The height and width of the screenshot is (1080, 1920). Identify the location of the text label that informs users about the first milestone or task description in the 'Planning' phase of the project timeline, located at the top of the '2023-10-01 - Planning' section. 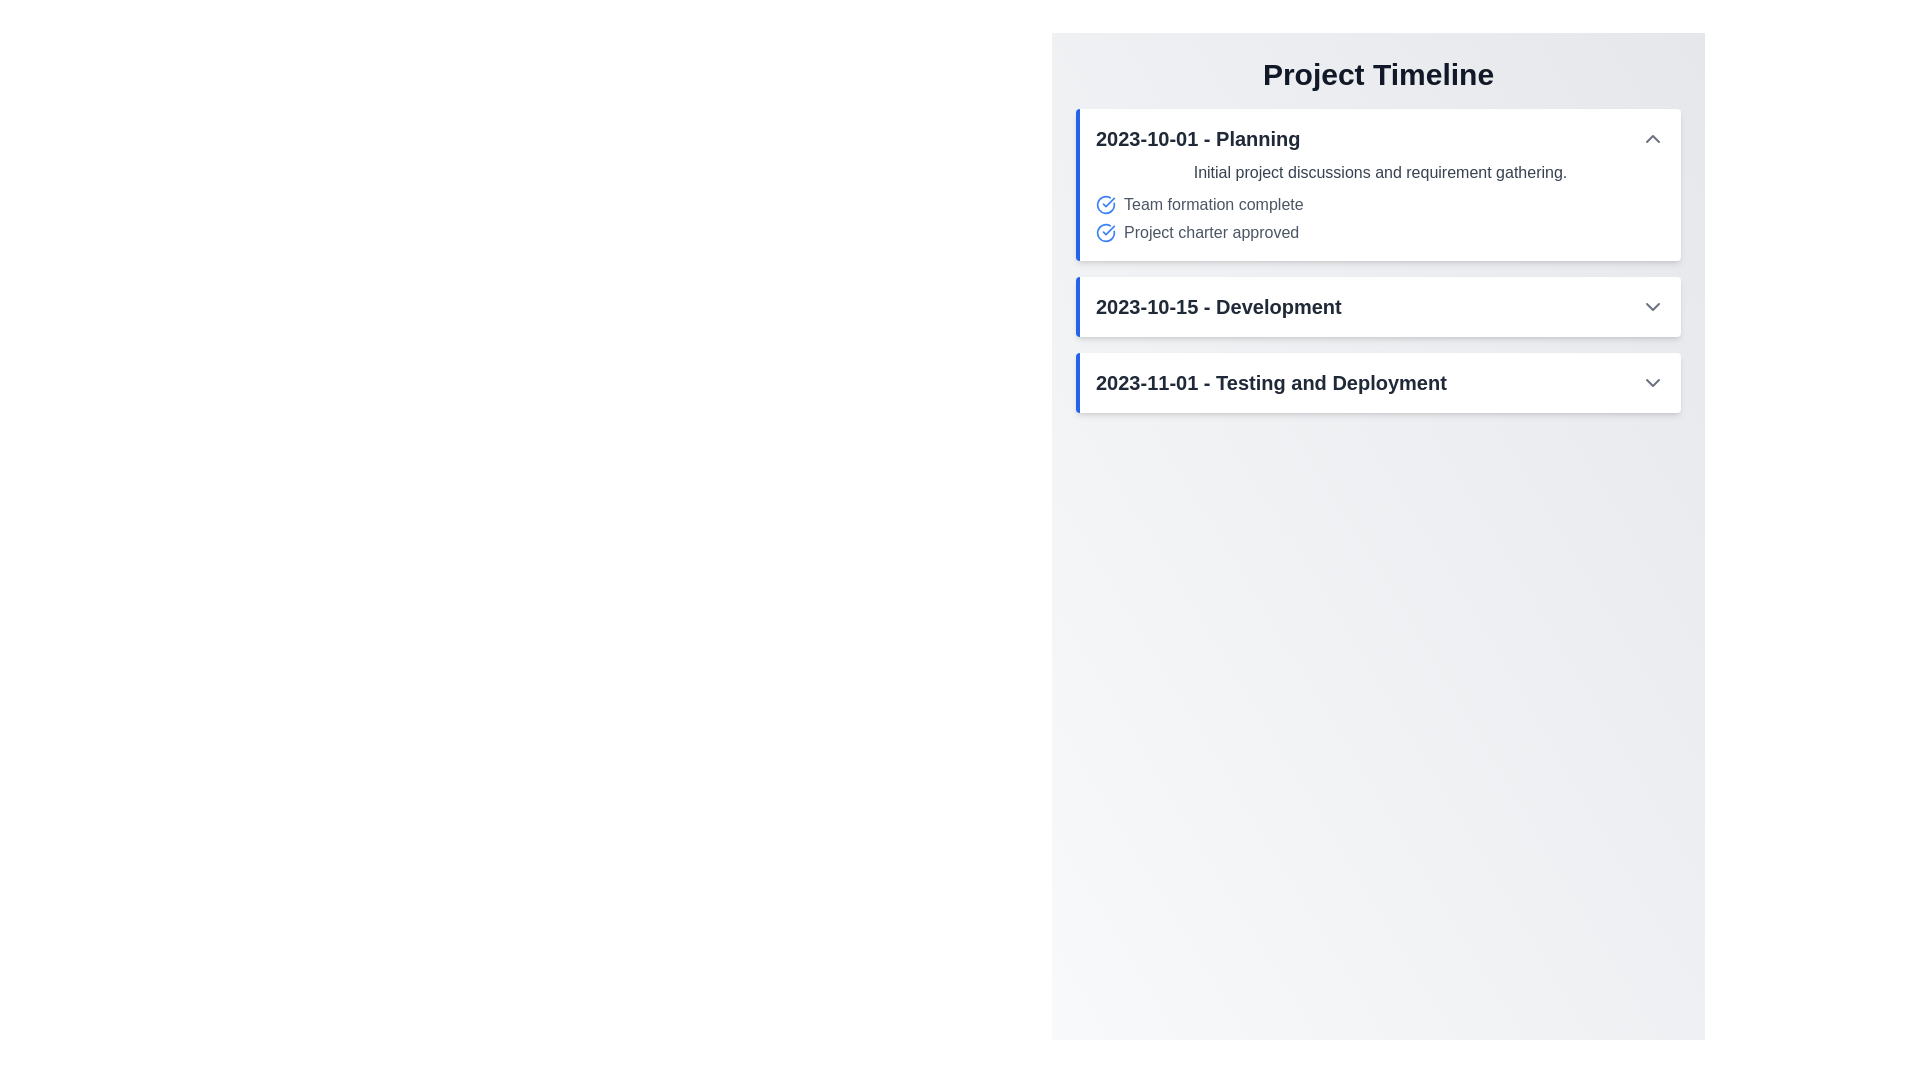
(1379, 172).